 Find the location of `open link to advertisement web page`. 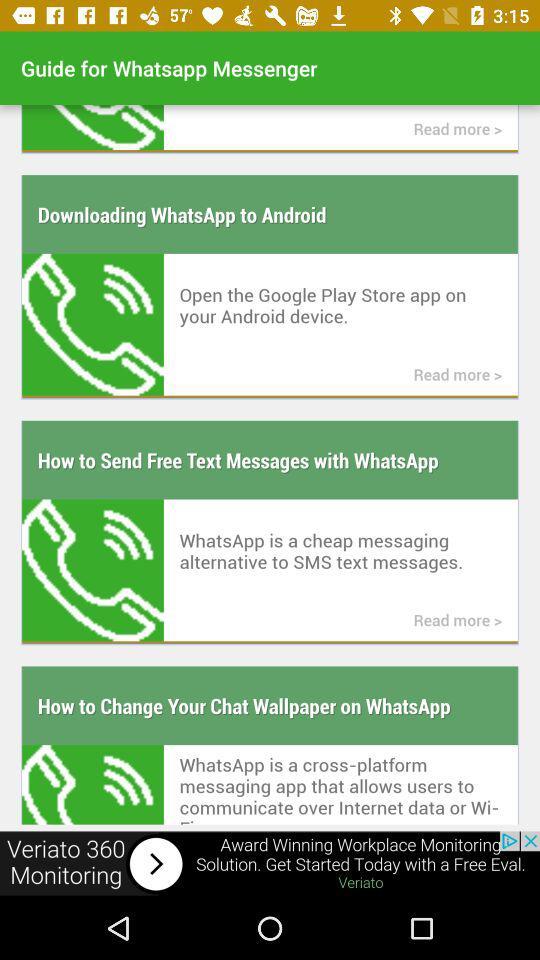

open link to advertisement web page is located at coordinates (270, 863).